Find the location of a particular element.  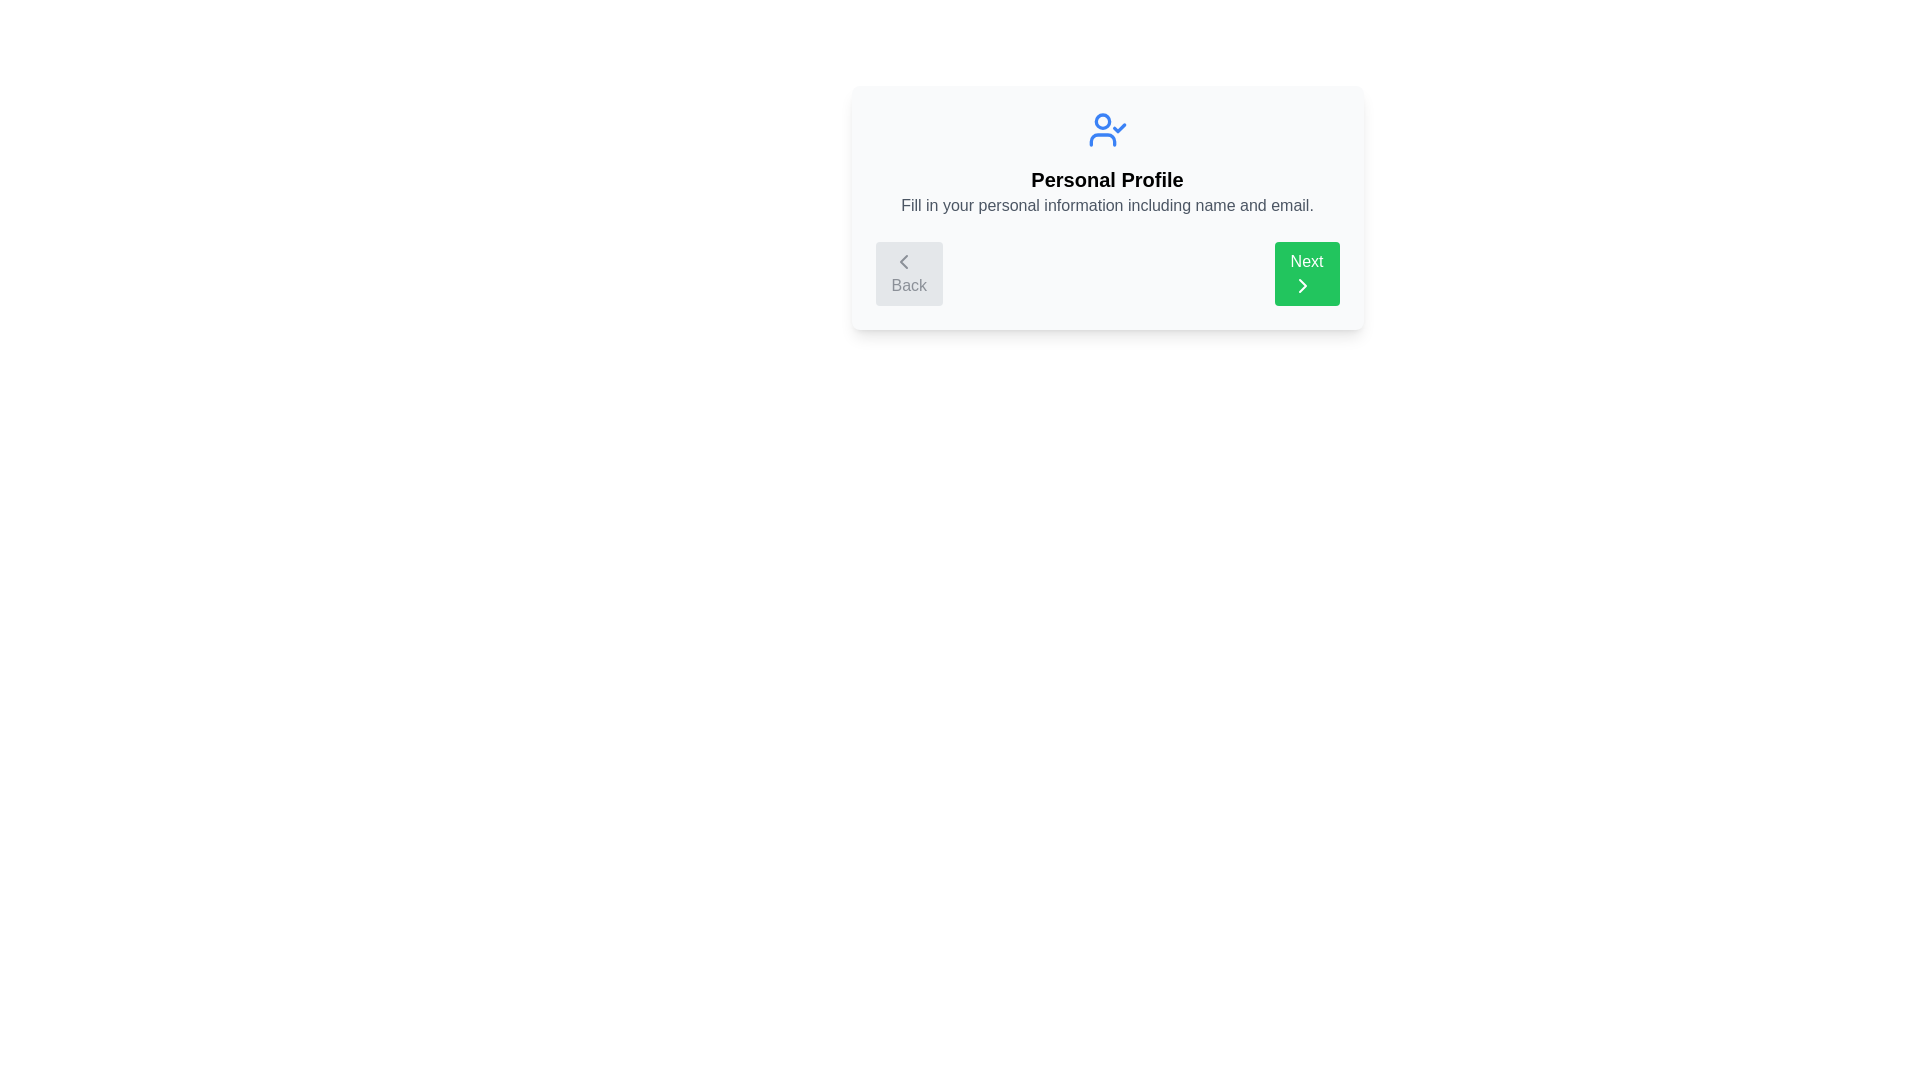

Back button to navigate through the steps is located at coordinates (907, 273).